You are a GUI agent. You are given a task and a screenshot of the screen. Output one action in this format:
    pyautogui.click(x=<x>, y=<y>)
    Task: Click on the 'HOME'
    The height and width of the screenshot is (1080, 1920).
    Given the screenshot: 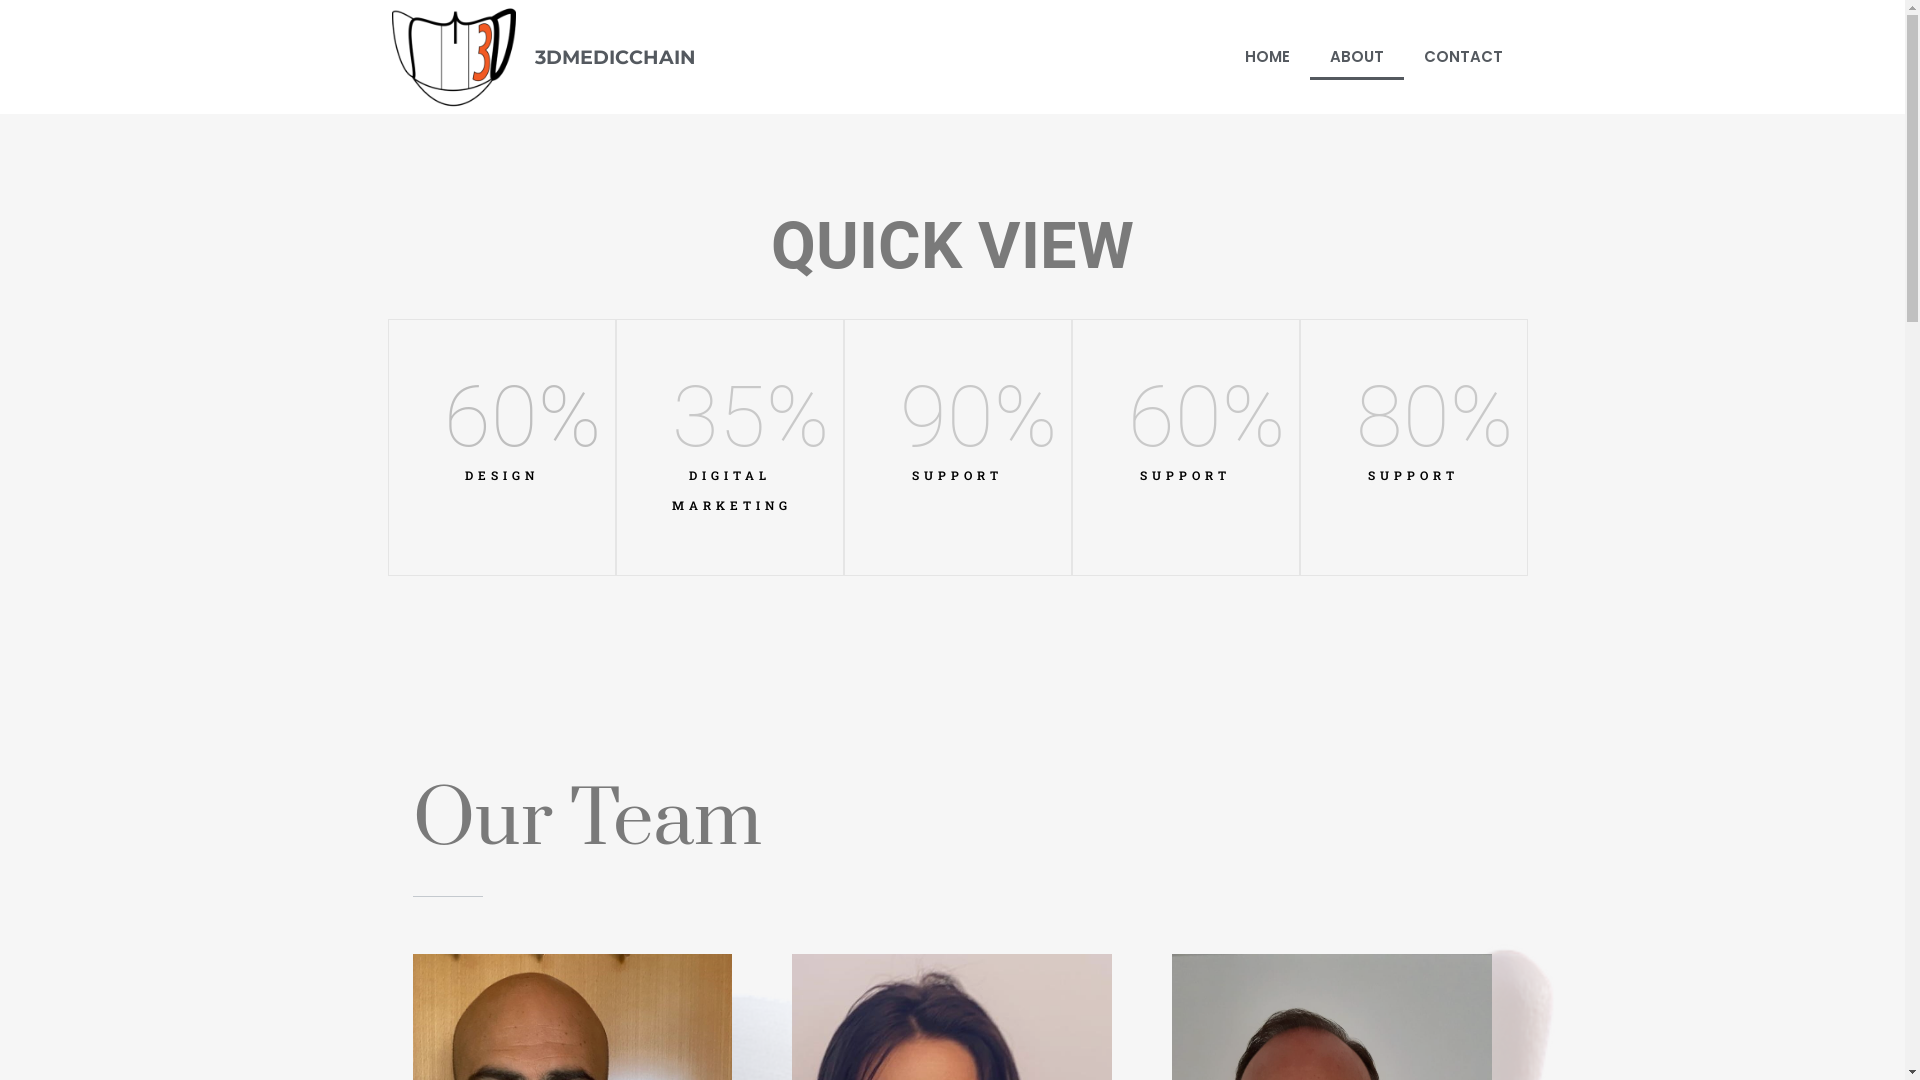 What is the action you would take?
    pyautogui.click(x=1265, y=56)
    